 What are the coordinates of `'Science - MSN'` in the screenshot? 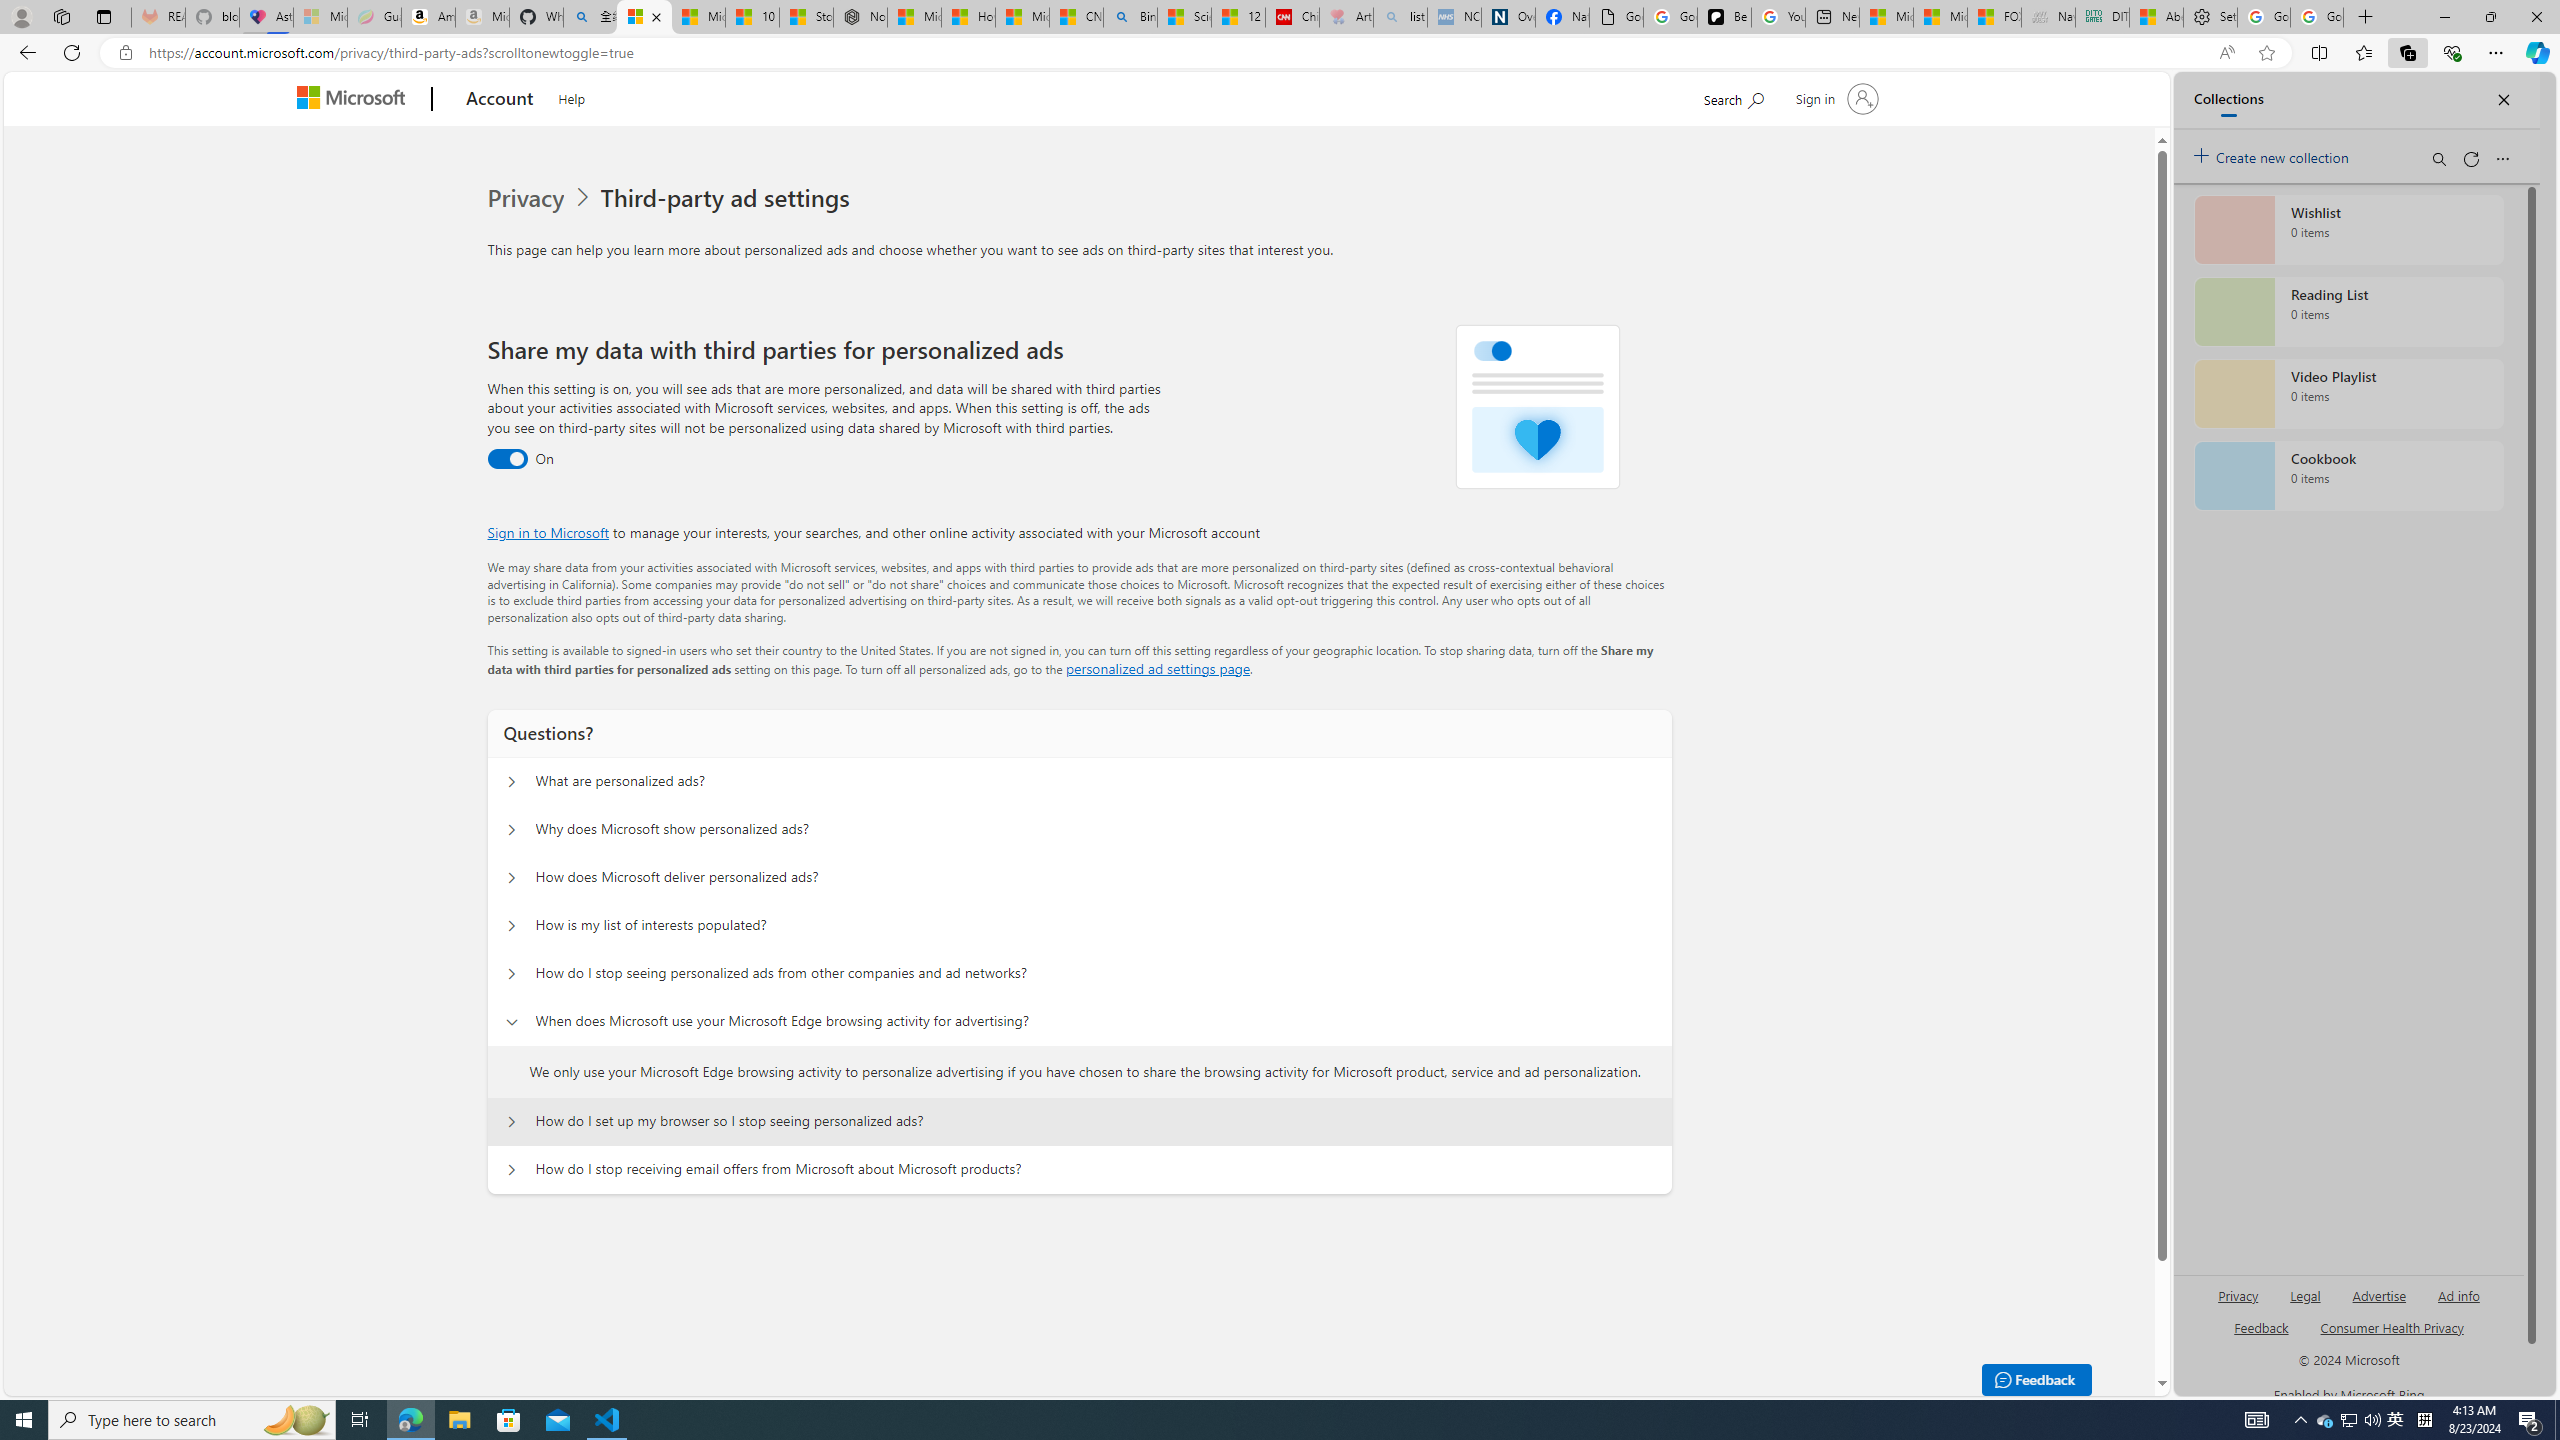 It's located at (1185, 16).